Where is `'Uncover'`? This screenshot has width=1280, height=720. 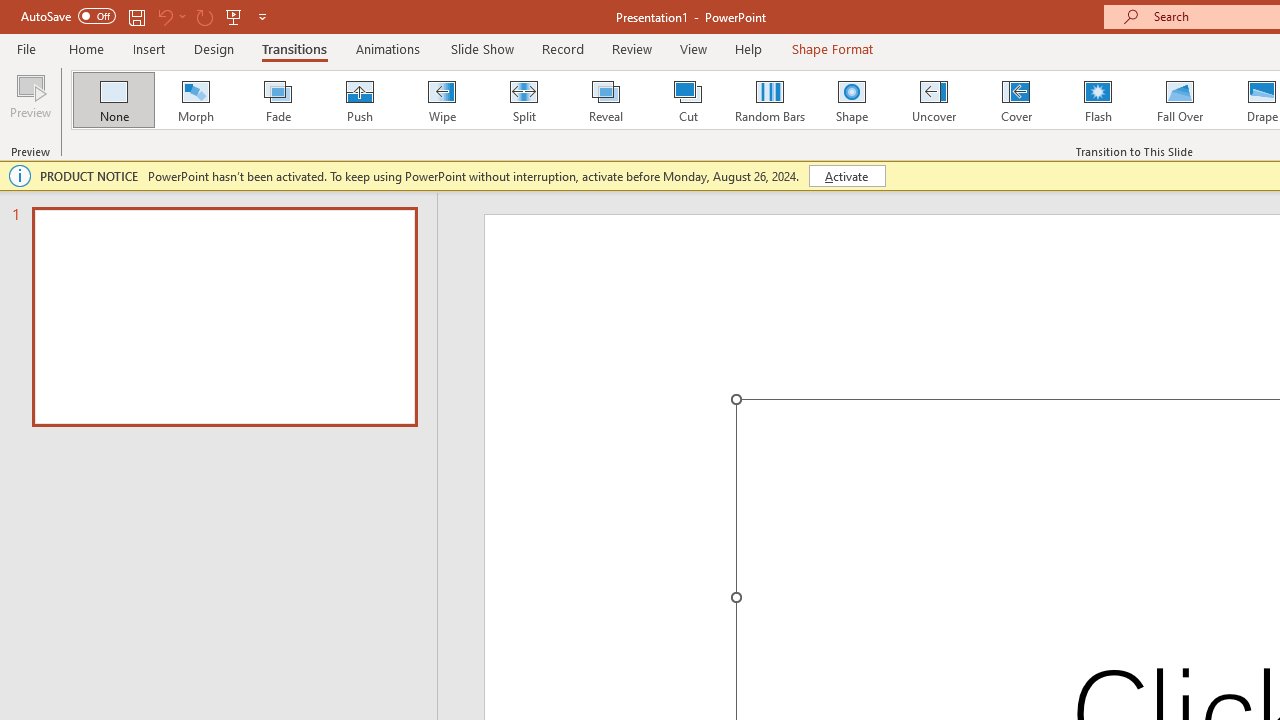
'Uncover' is located at coordinates (933, 100).